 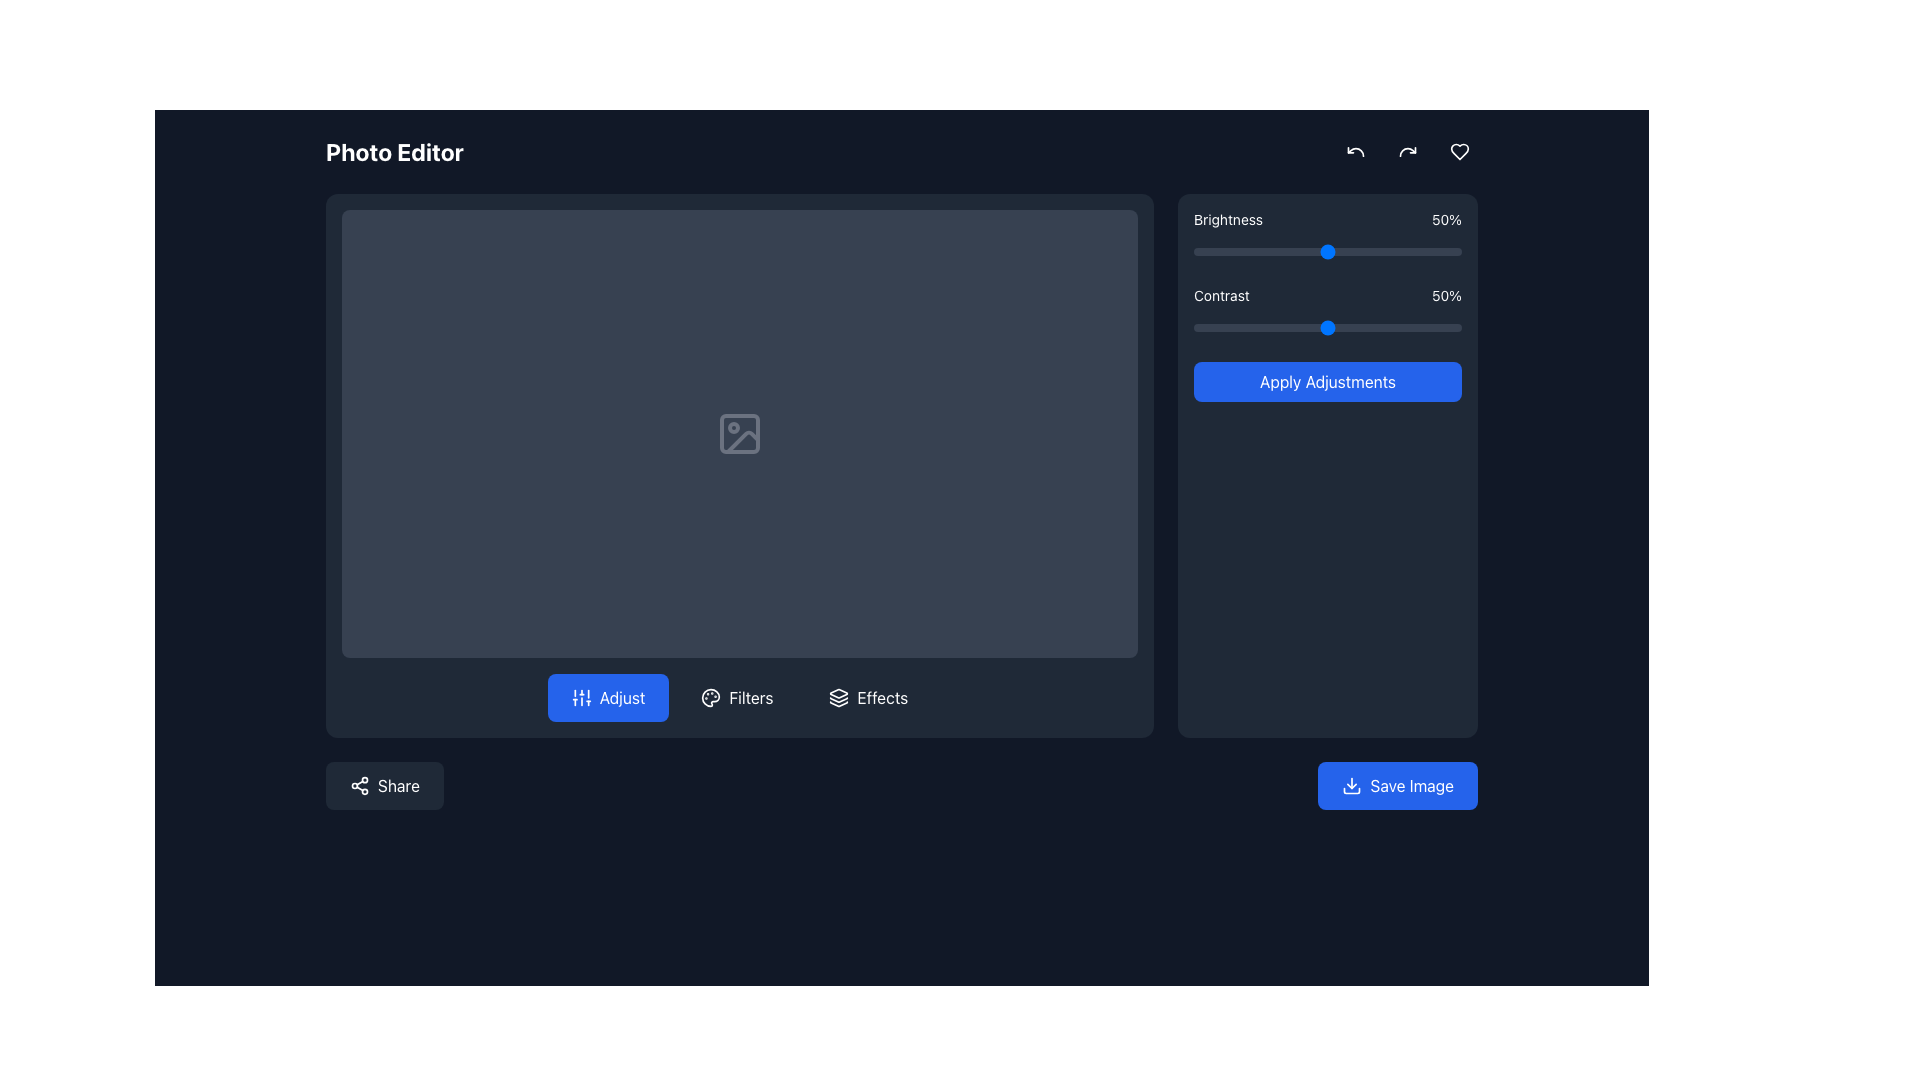 I want to click on the download icon that resembles a downward arrow pointing to a horizontal line, located at the left side of the 'Save Image' button in the bottom-right corner of the main interface, so click(x=1352, y=784).